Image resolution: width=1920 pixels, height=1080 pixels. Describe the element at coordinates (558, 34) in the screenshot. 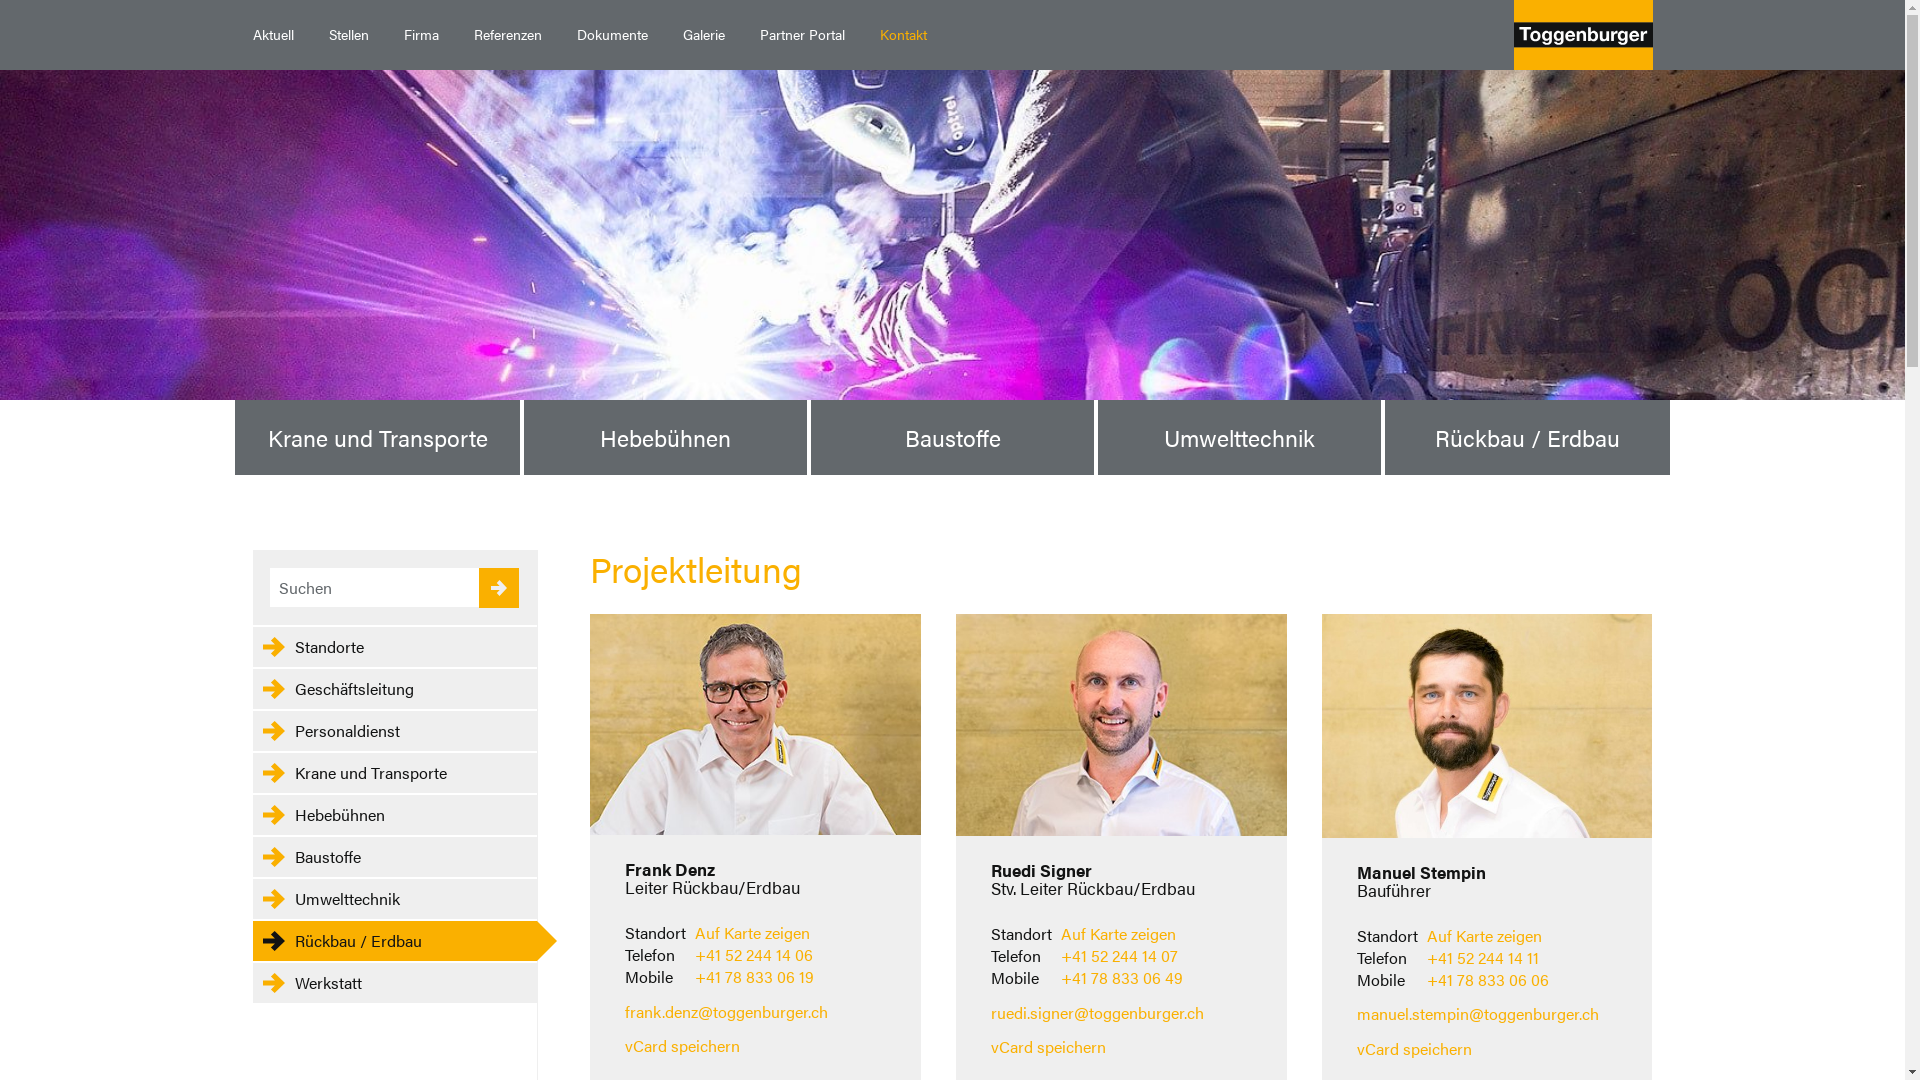

I see `'Dokumente'` at that location.